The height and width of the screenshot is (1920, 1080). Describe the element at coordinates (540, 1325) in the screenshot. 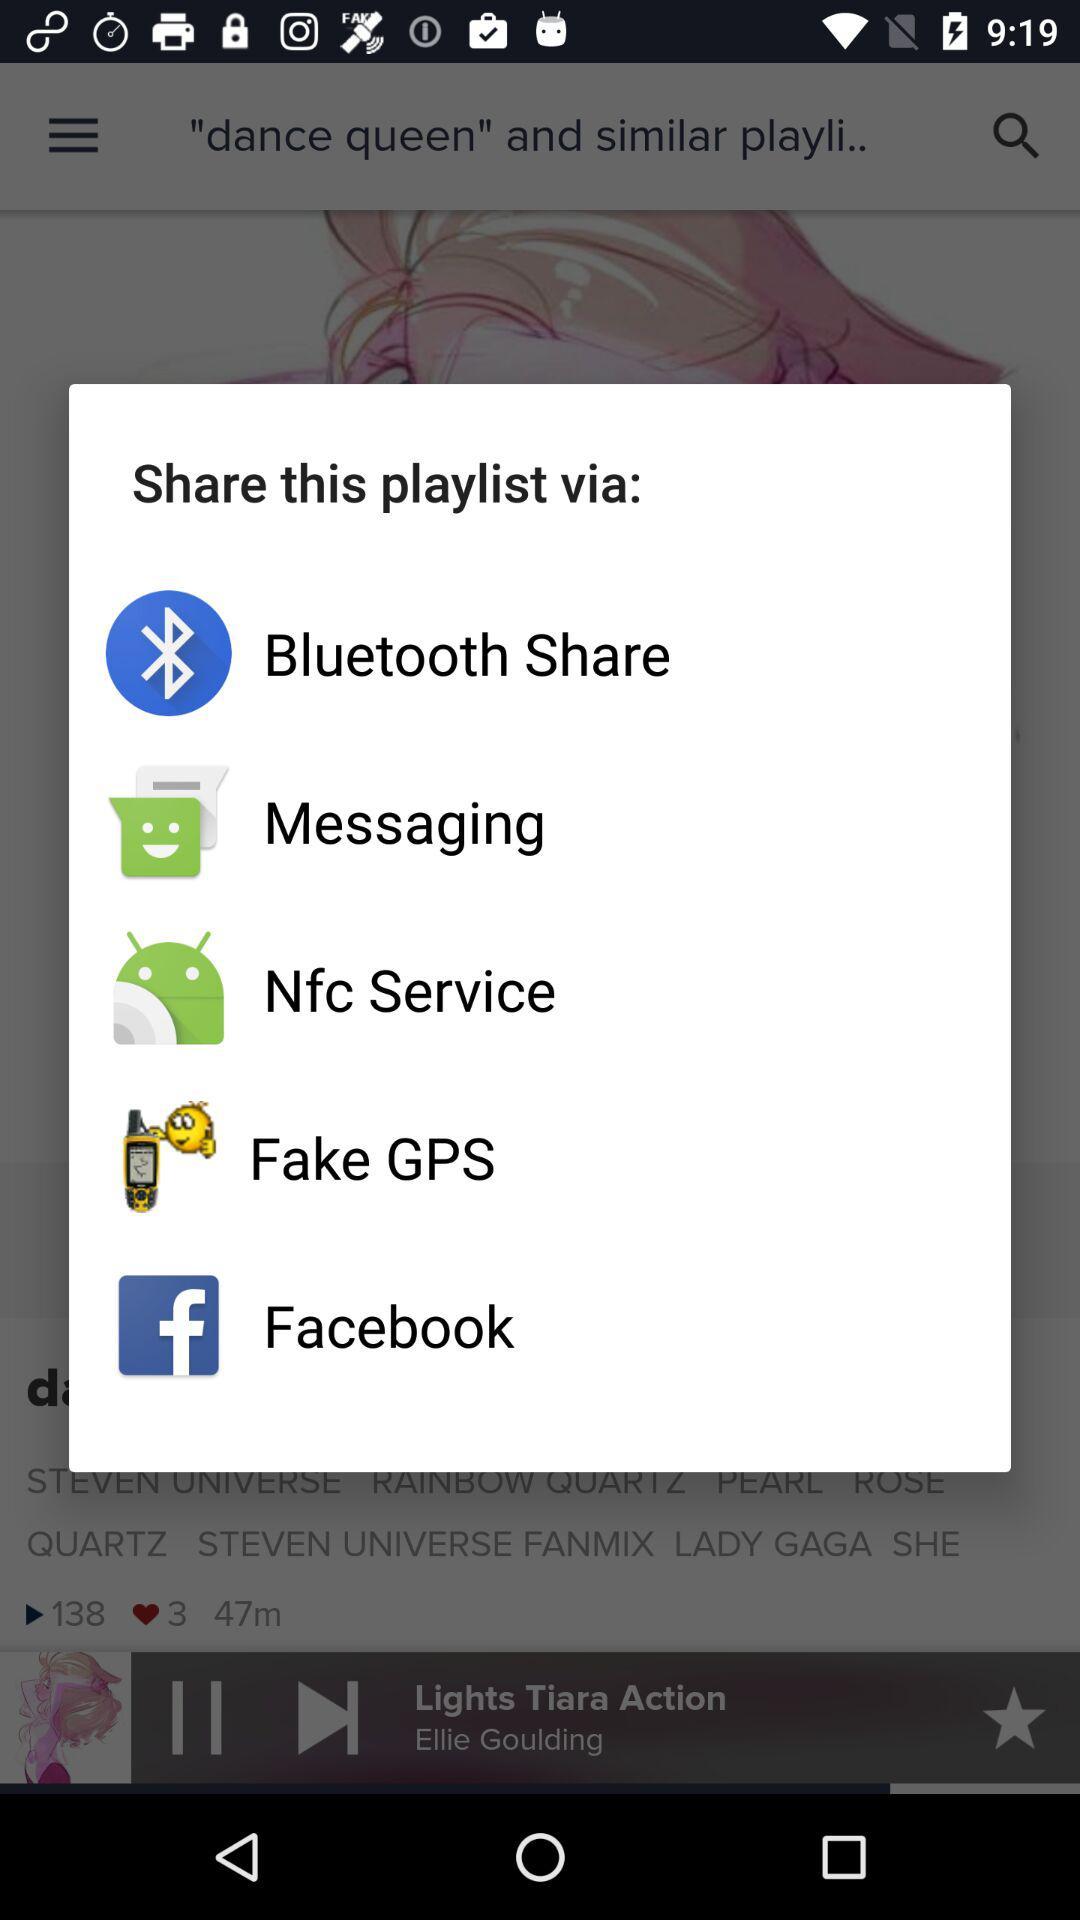

I see `facebook at the bottom` at that location.